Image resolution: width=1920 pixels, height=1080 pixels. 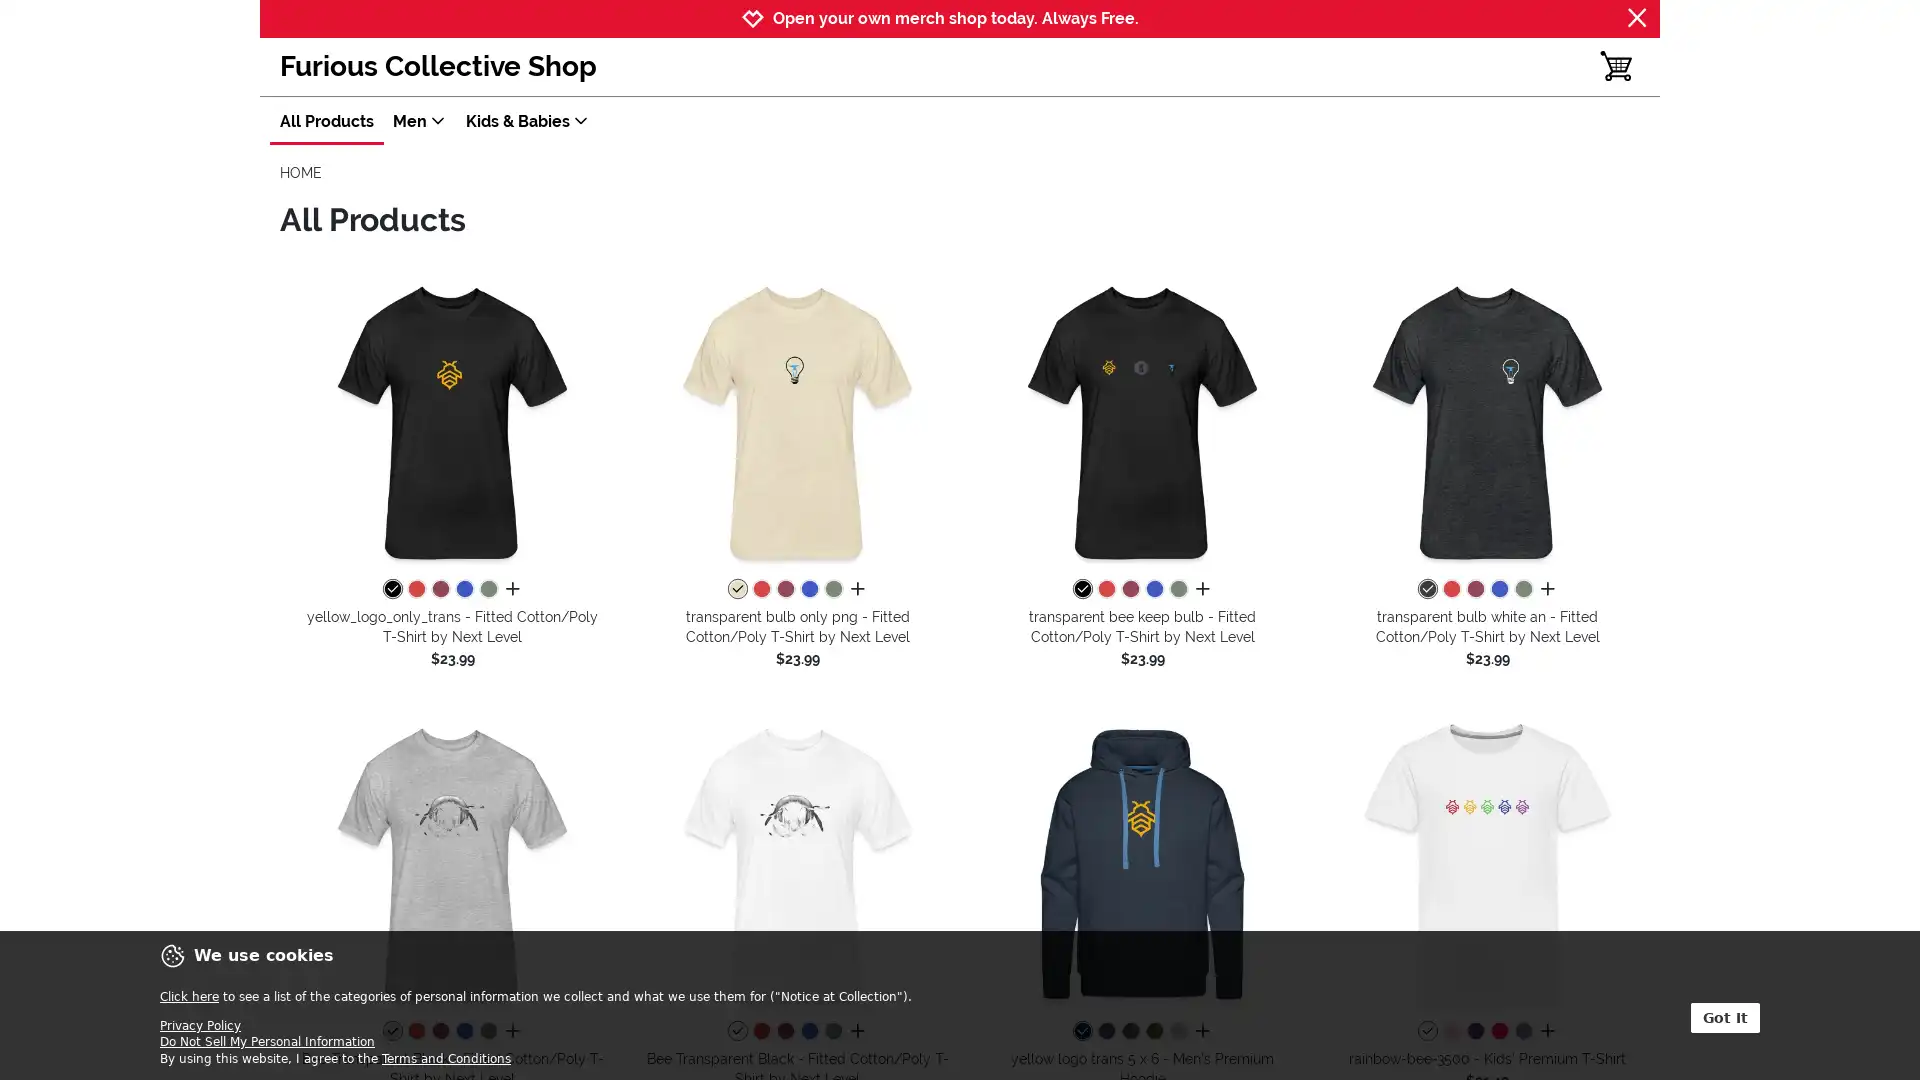 I want to click on heather burgundy, so click(x=439, y=589).